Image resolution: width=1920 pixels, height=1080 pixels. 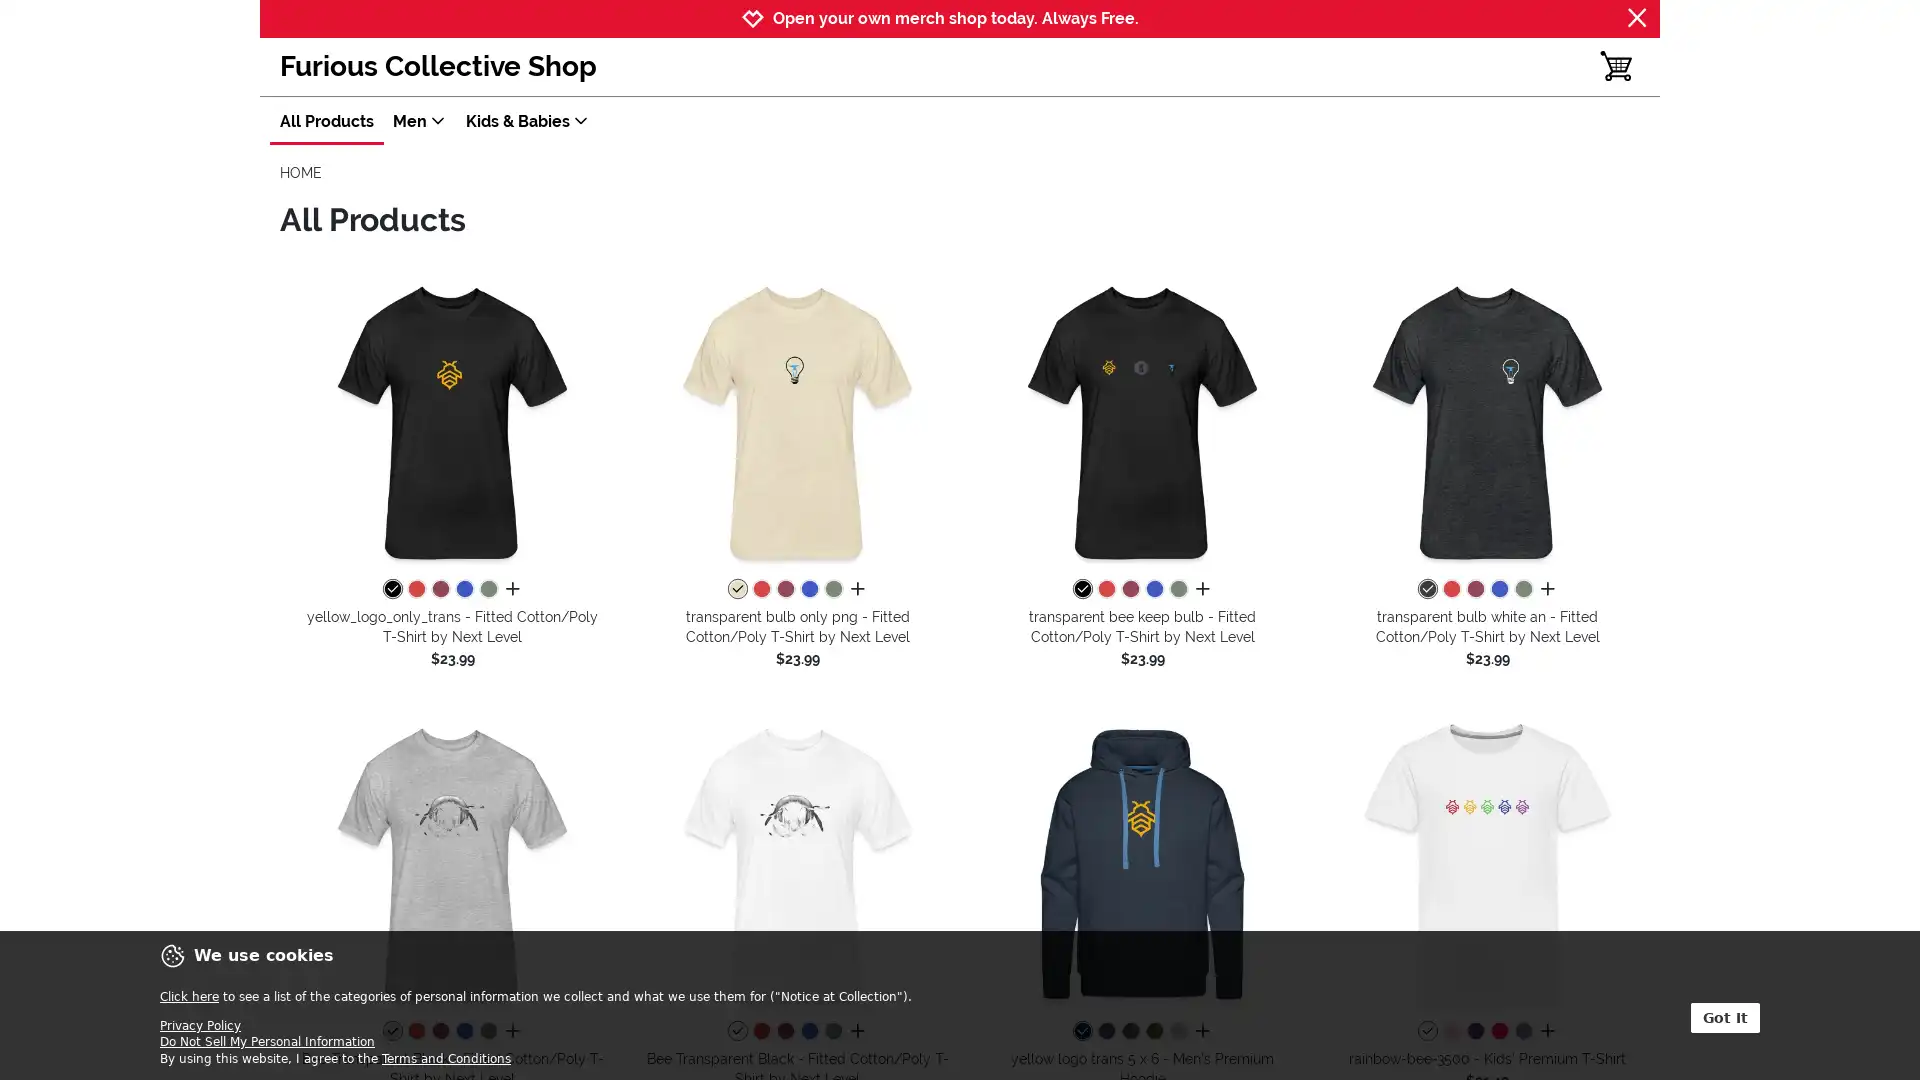 I want to click on heather burgundy, so click(x=439, y=589).